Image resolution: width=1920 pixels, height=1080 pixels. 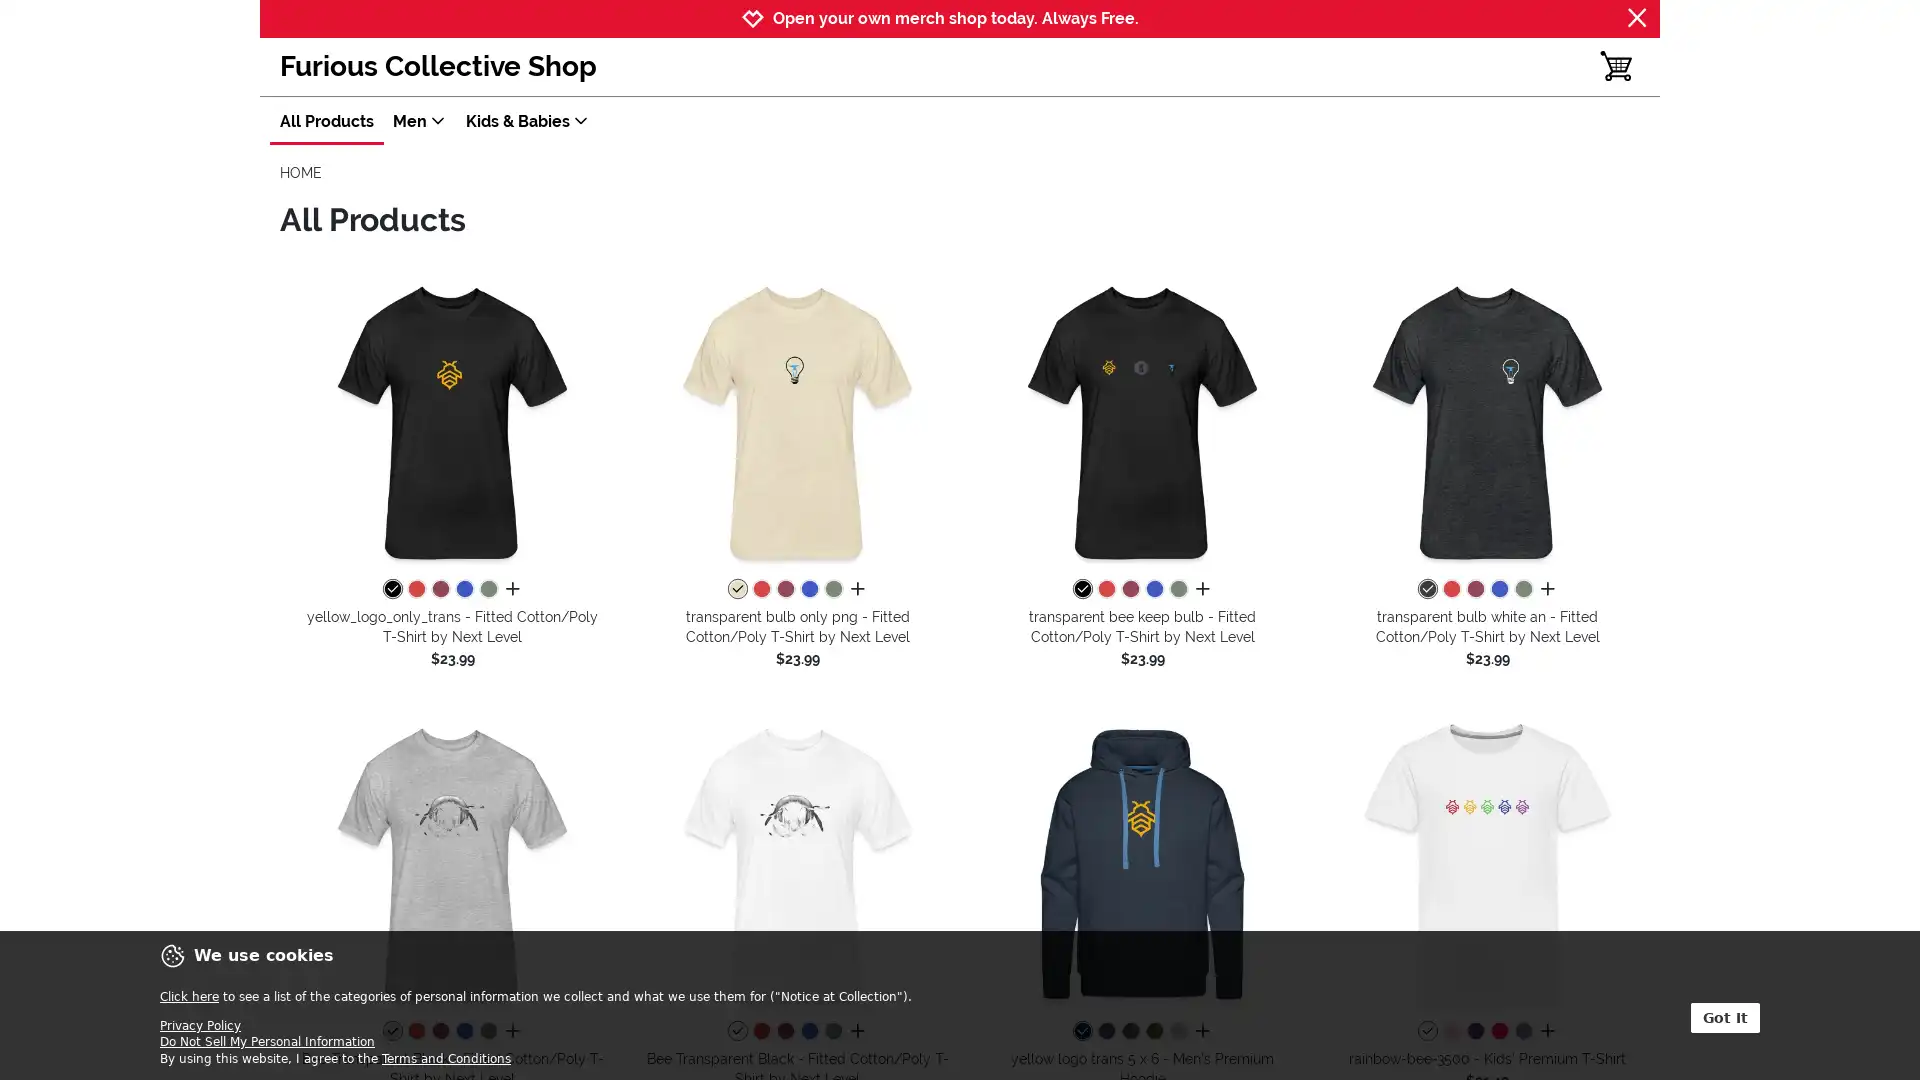 I want to click on heather burgundy, so click(x=439, y=589).